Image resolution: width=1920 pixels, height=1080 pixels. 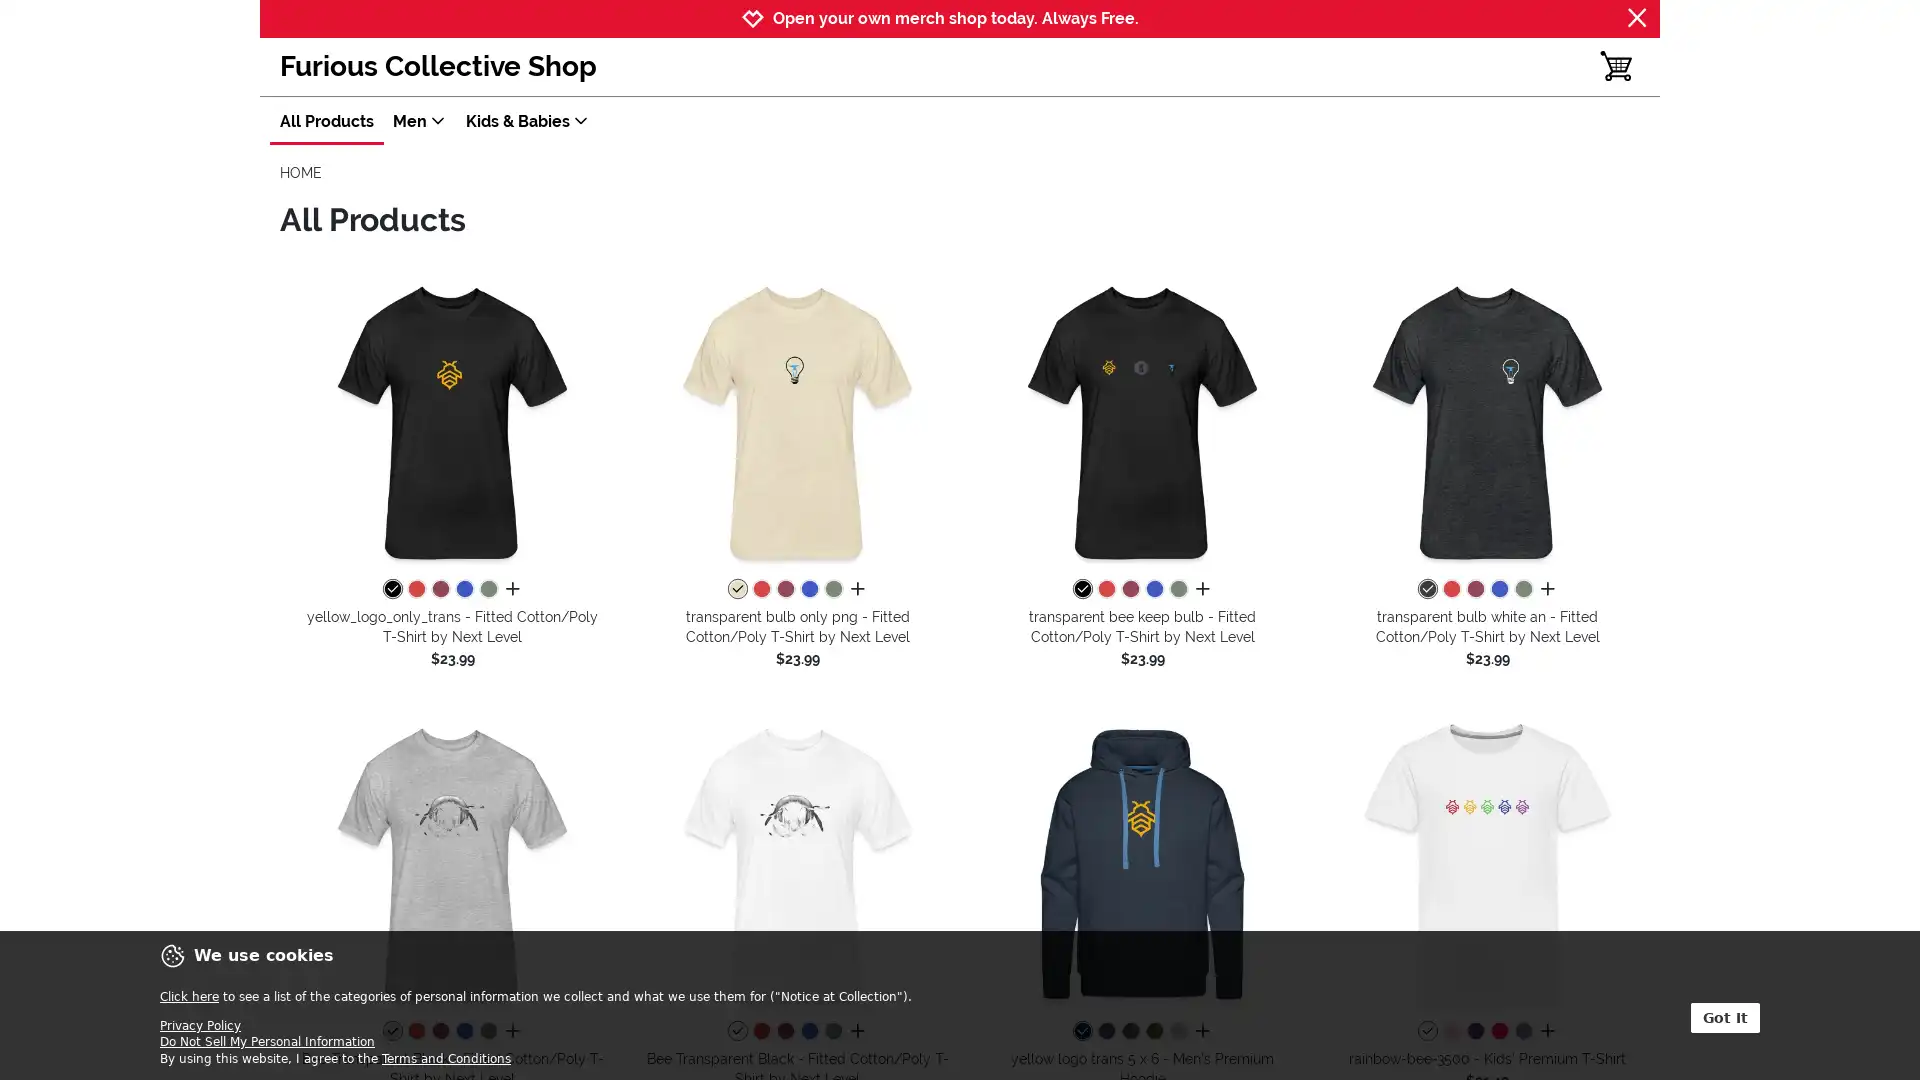 I want to click on heather burgundy, so click(x=439, y=589).